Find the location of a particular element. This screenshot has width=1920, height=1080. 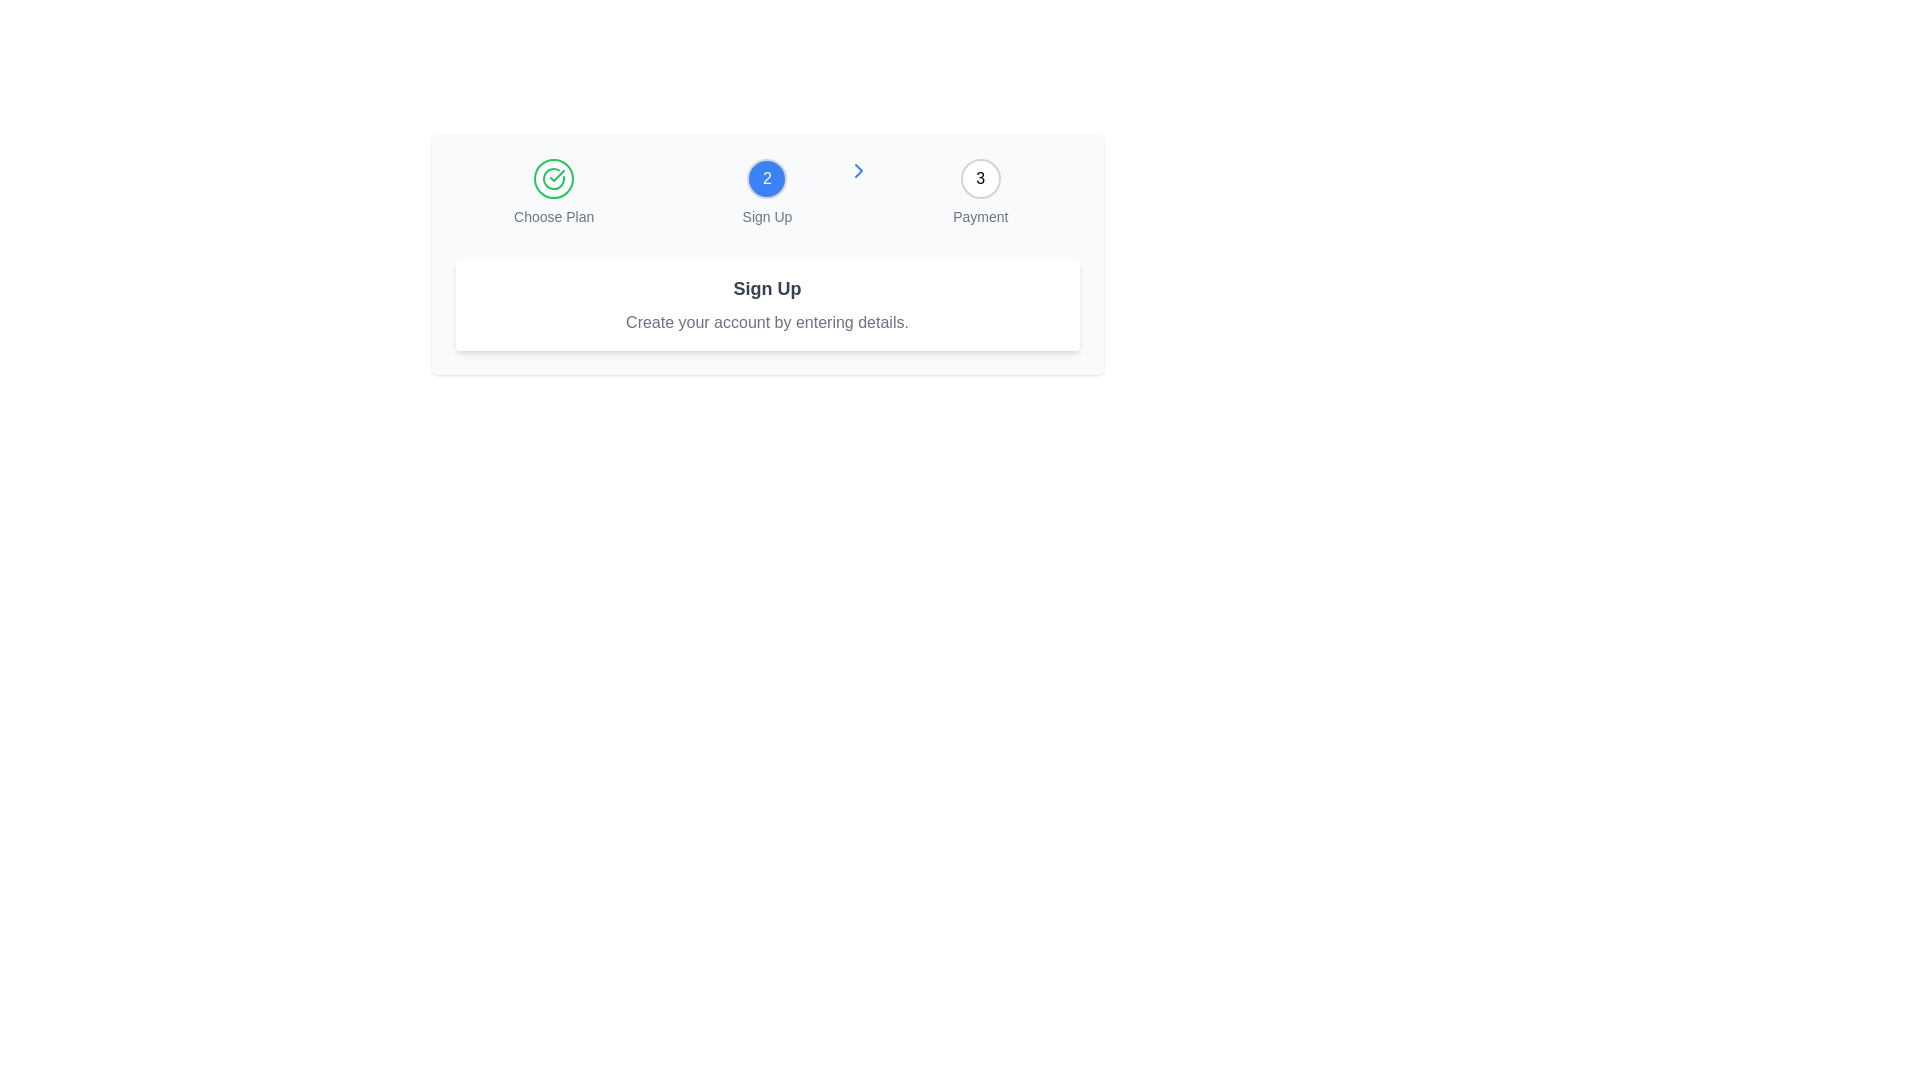

the first step indicator in the navigation bar that shows the completion of the 'Choose Plan' step to proceed to the next step, if interactive is located at coordinates (554, 177).